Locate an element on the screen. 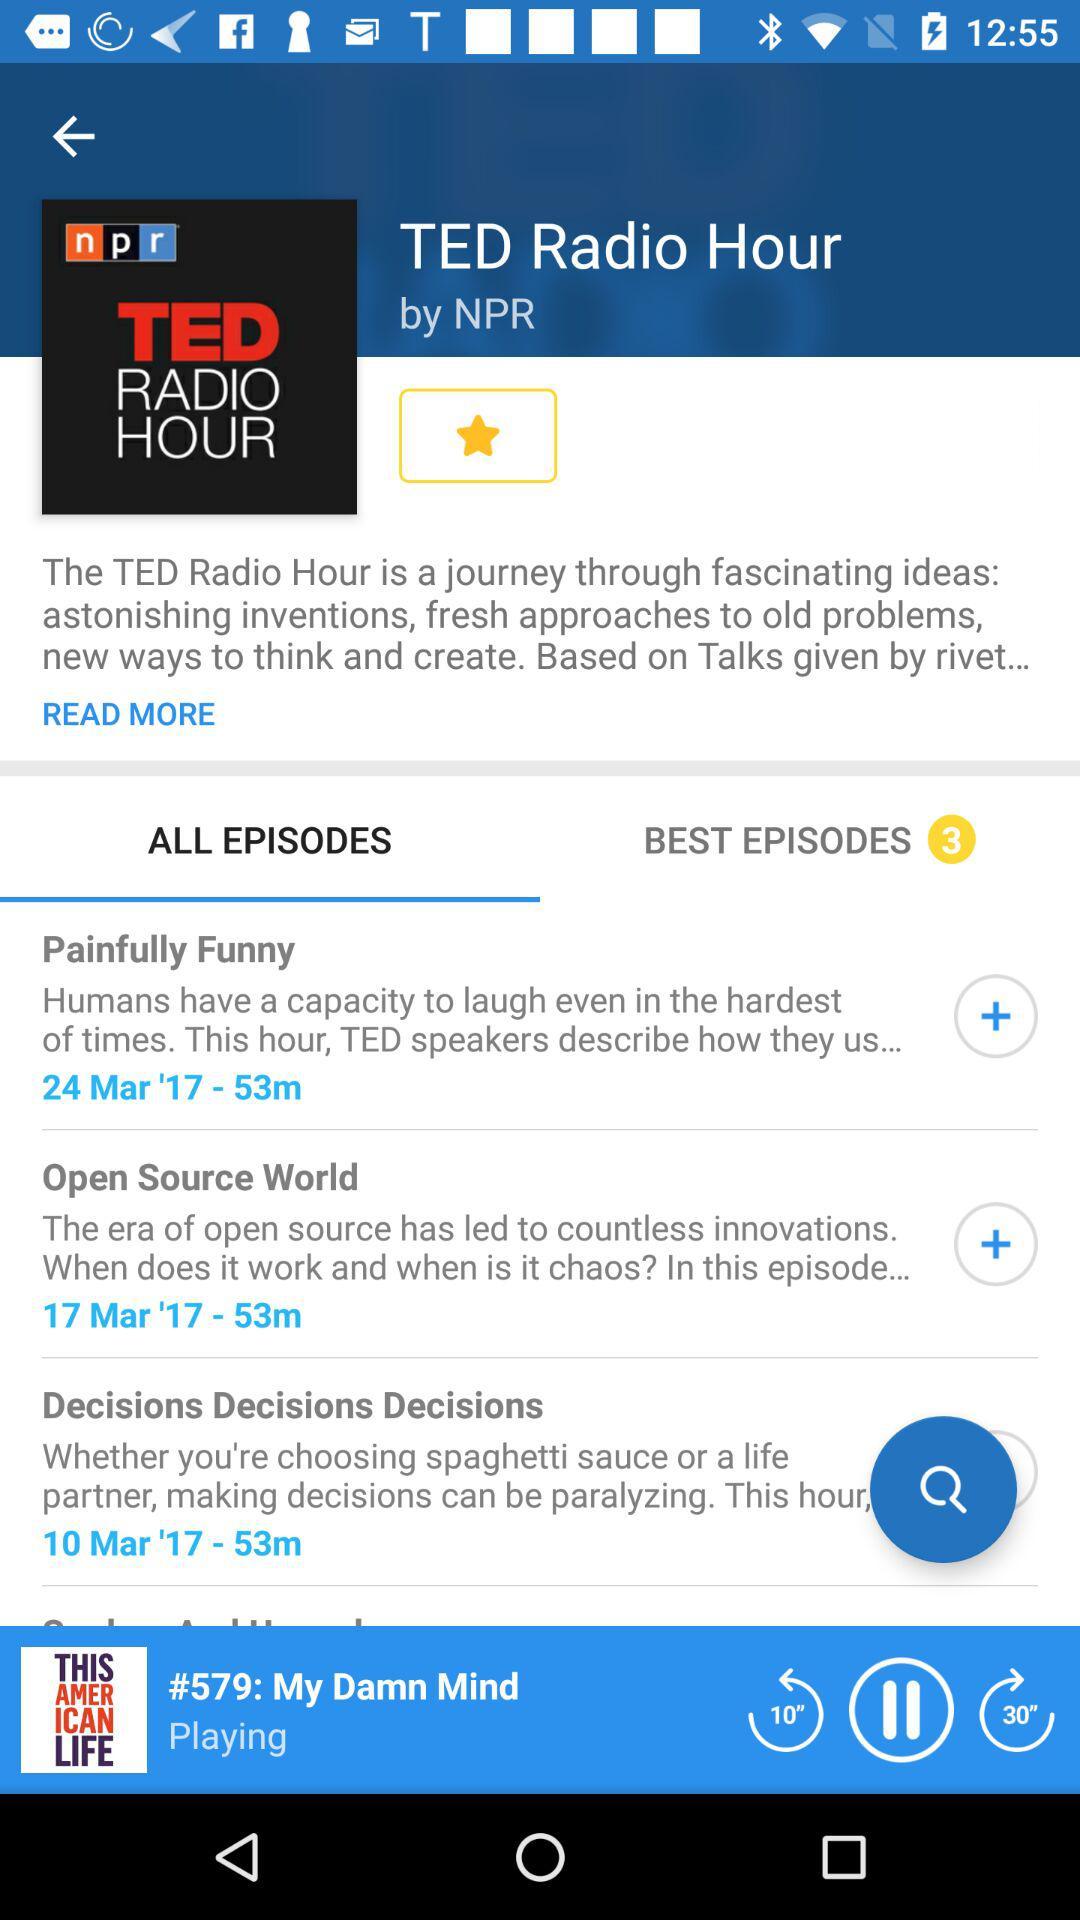 The width and height of the screenshot is (1080, 1920). episode is located at coordinates (995, 1016).